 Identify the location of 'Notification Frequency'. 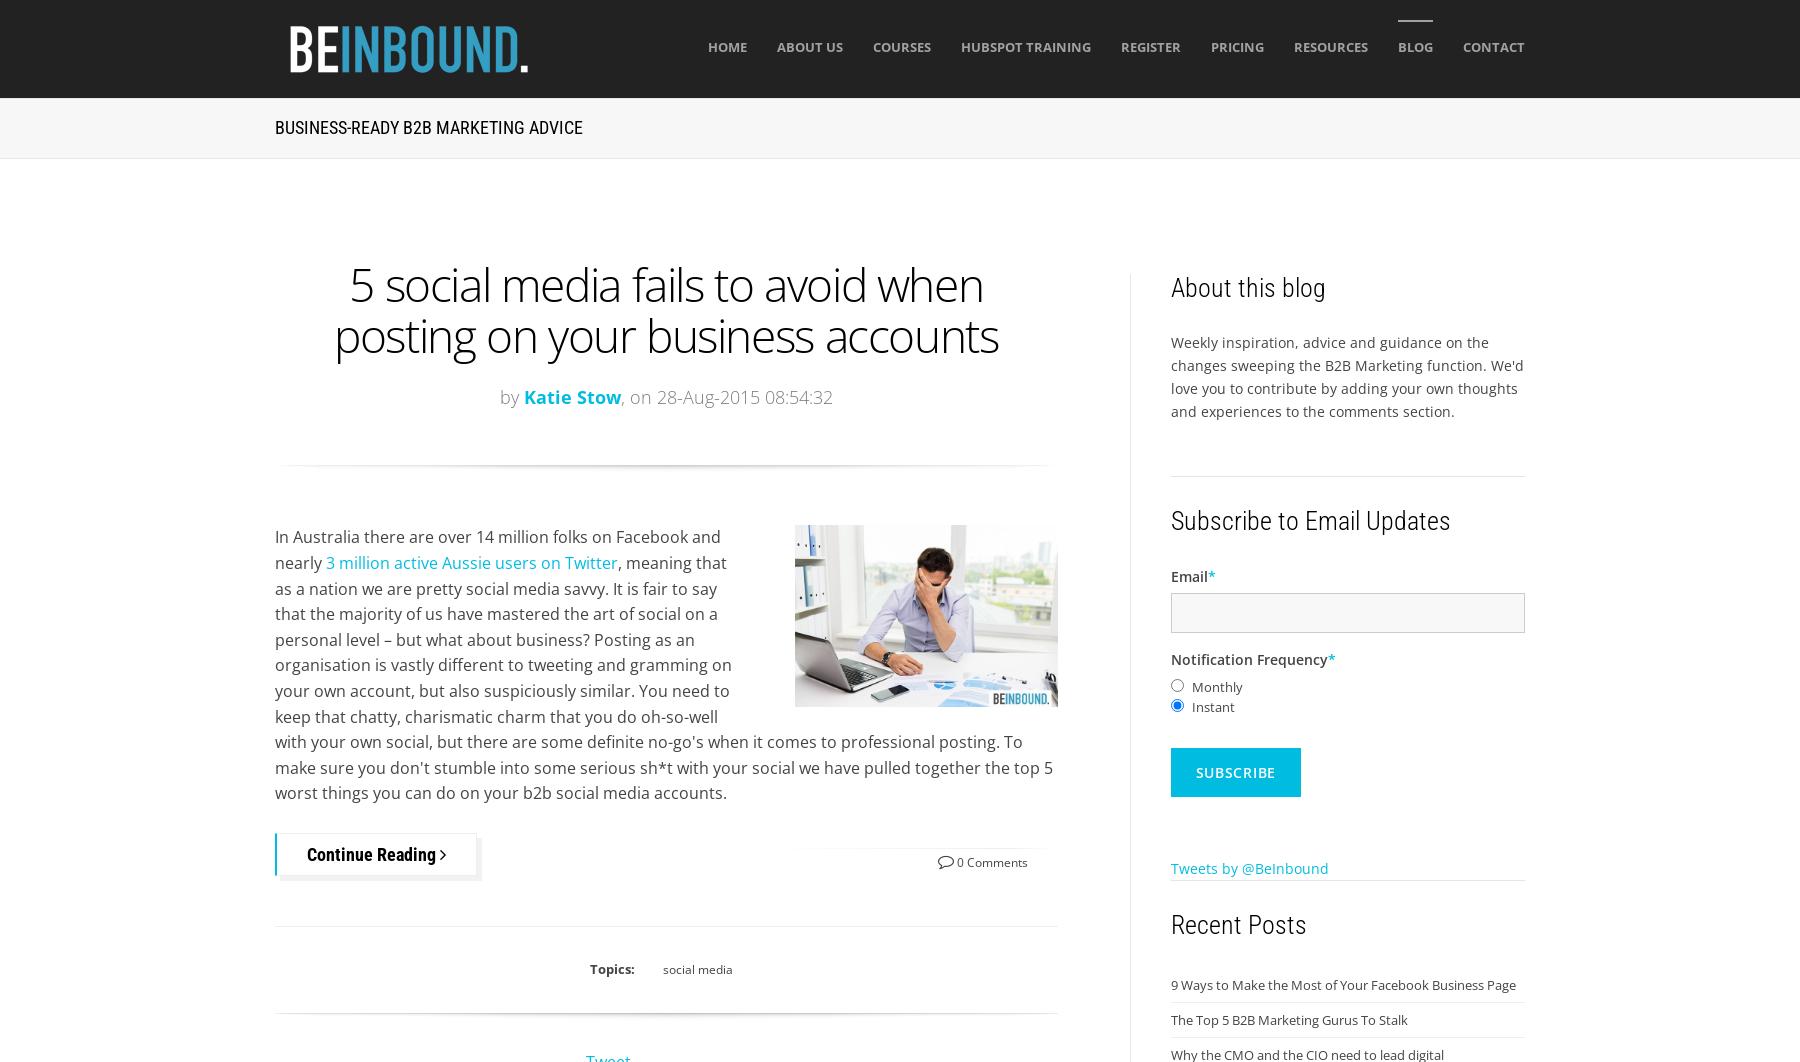
(1248, 659).